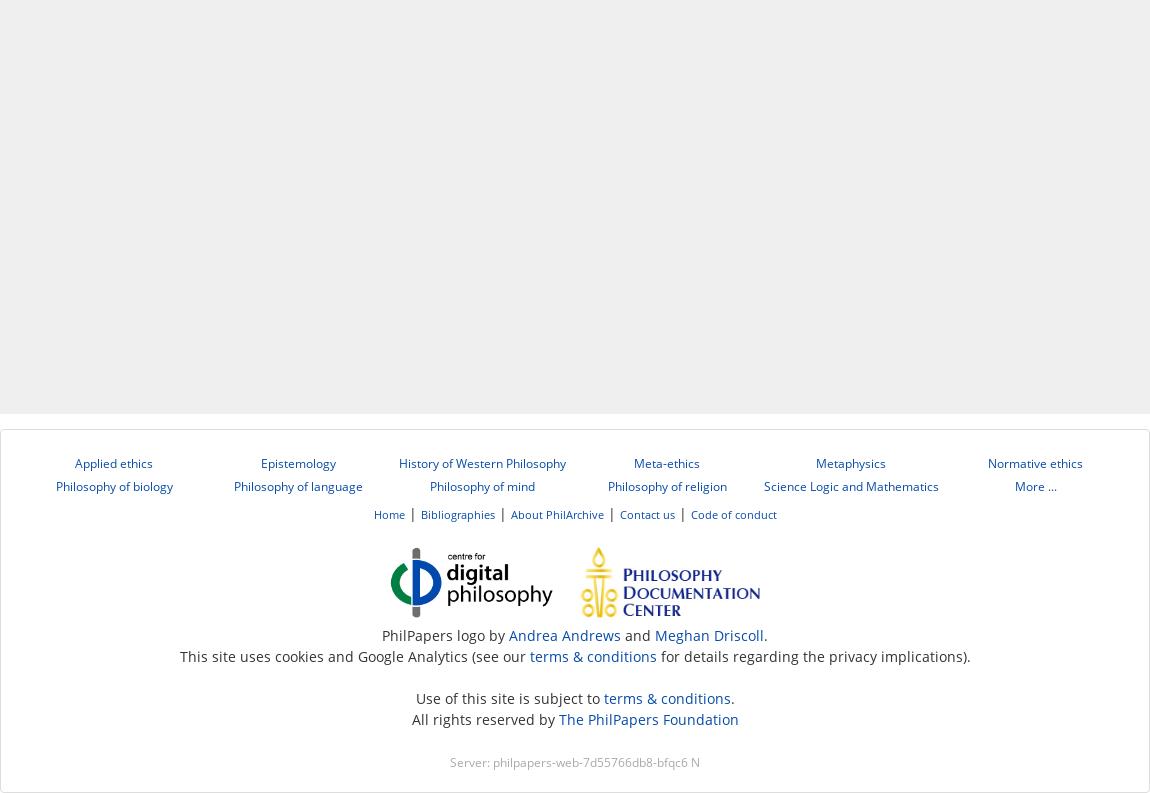  I want to click on 'About PhilArchive', so click(556, 514).